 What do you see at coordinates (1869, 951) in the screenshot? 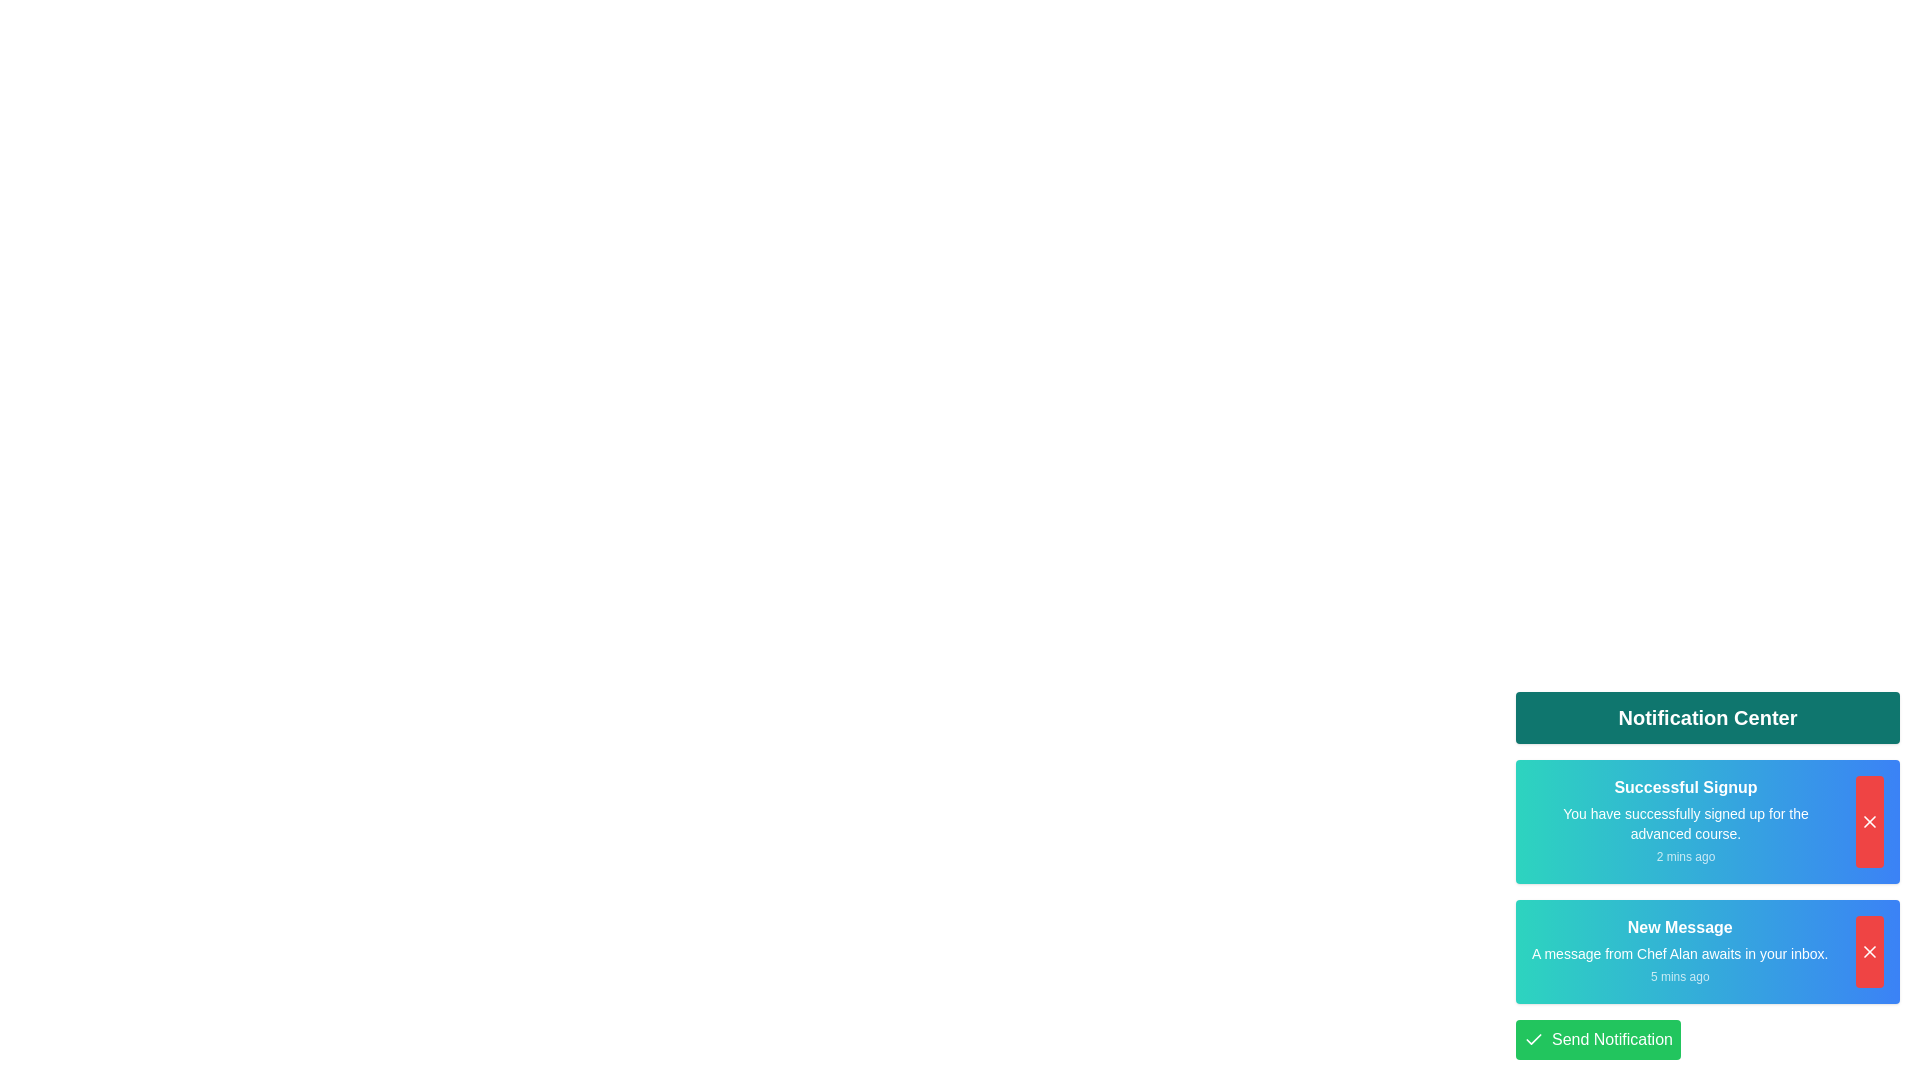
I see `the dismiss button for the notification titled 'New Message'` at bounding box center [1869, 951].